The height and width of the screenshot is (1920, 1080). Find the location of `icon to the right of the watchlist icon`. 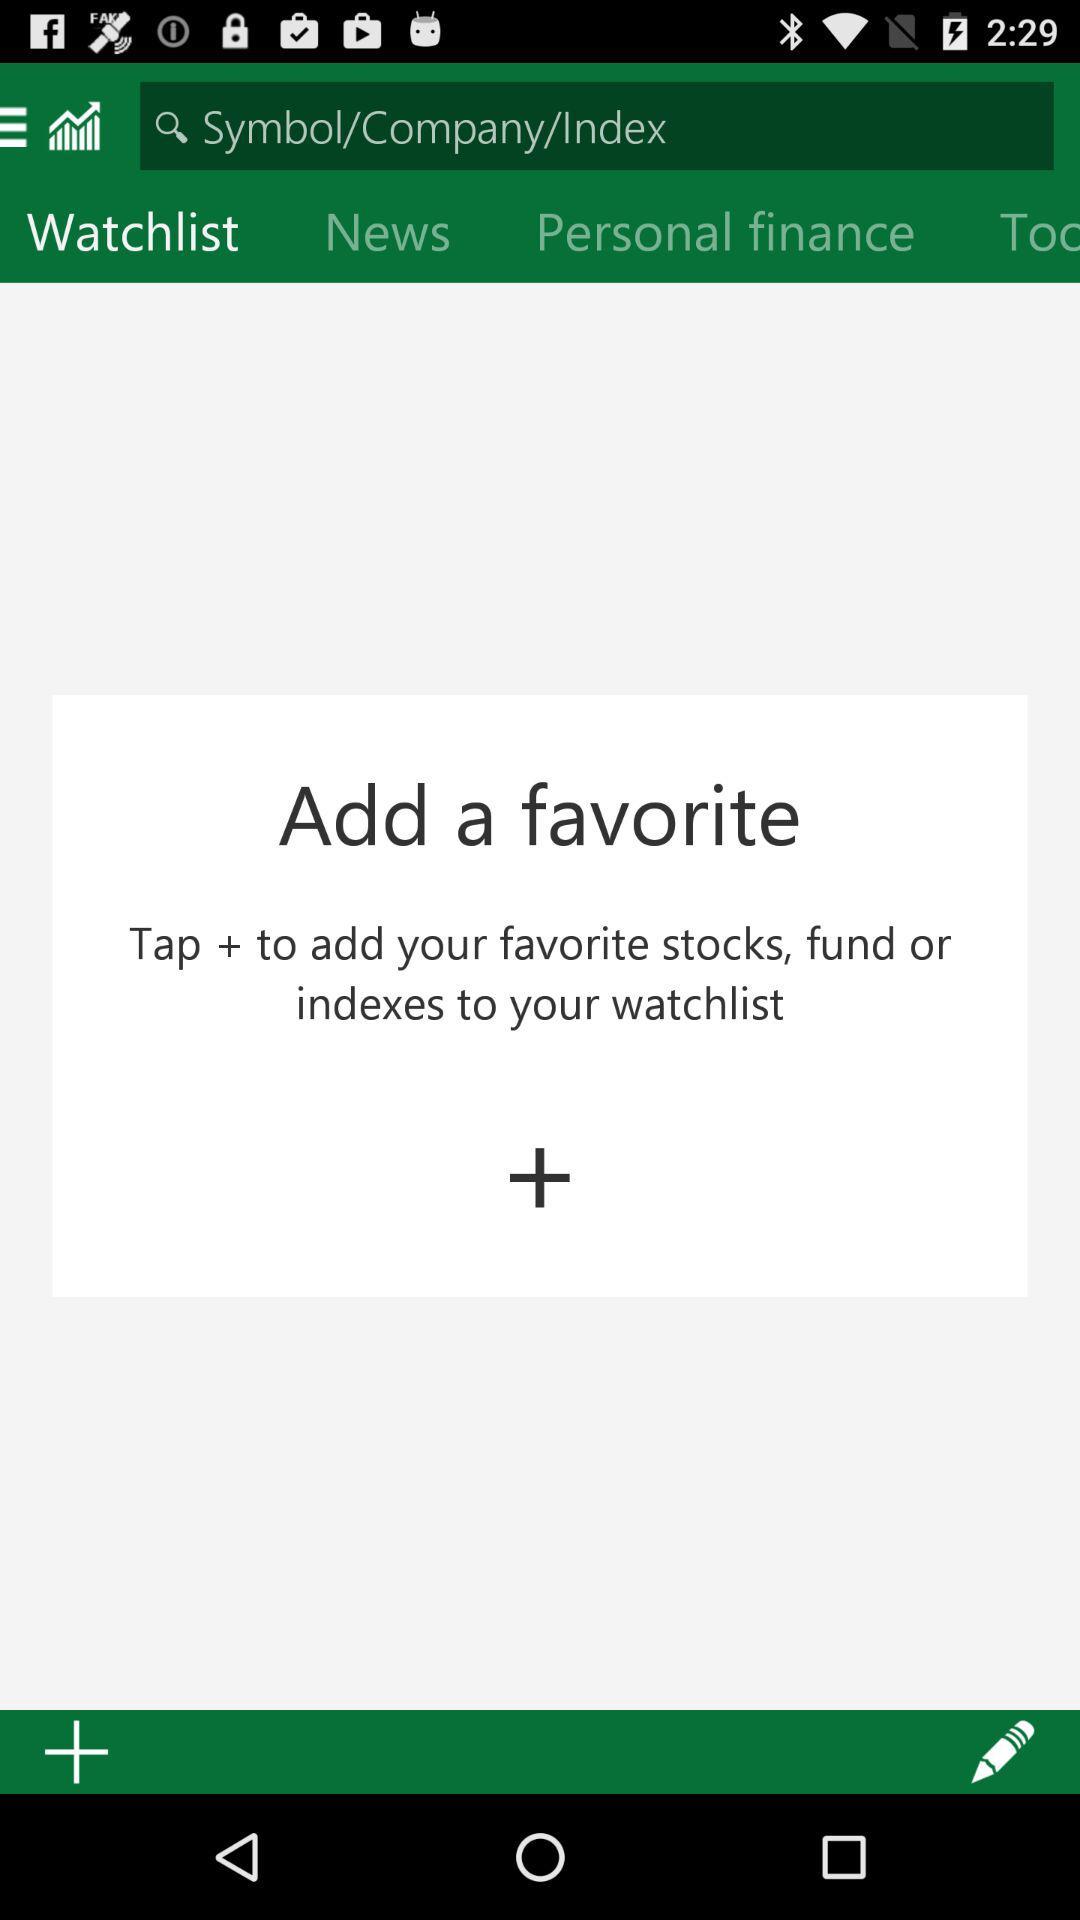

icon to the right of the watchlist icon is located at coordinates (403, 235).